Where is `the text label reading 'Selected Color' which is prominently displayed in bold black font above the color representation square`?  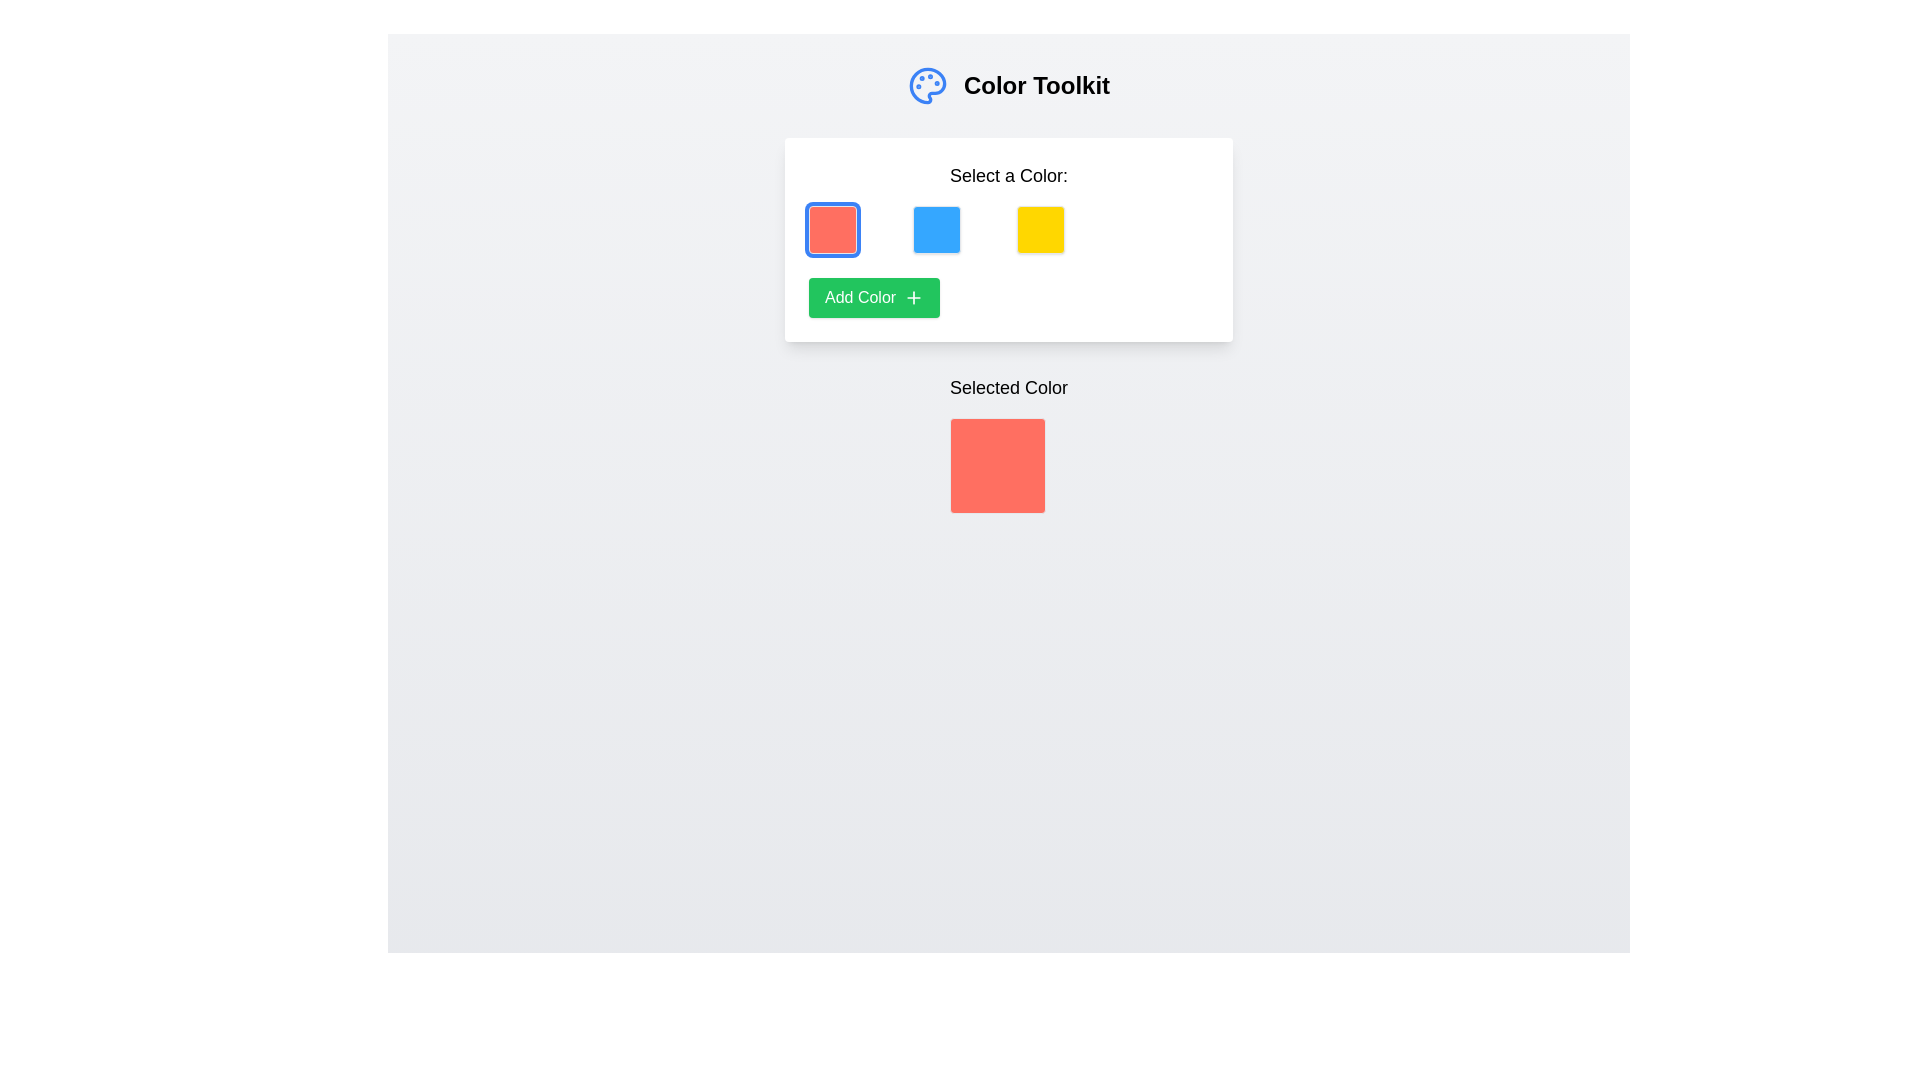 the text label reading 'Selected Color' which is prominently displayed in bold black font above the color representation square is located at coordinates (1008, 388).